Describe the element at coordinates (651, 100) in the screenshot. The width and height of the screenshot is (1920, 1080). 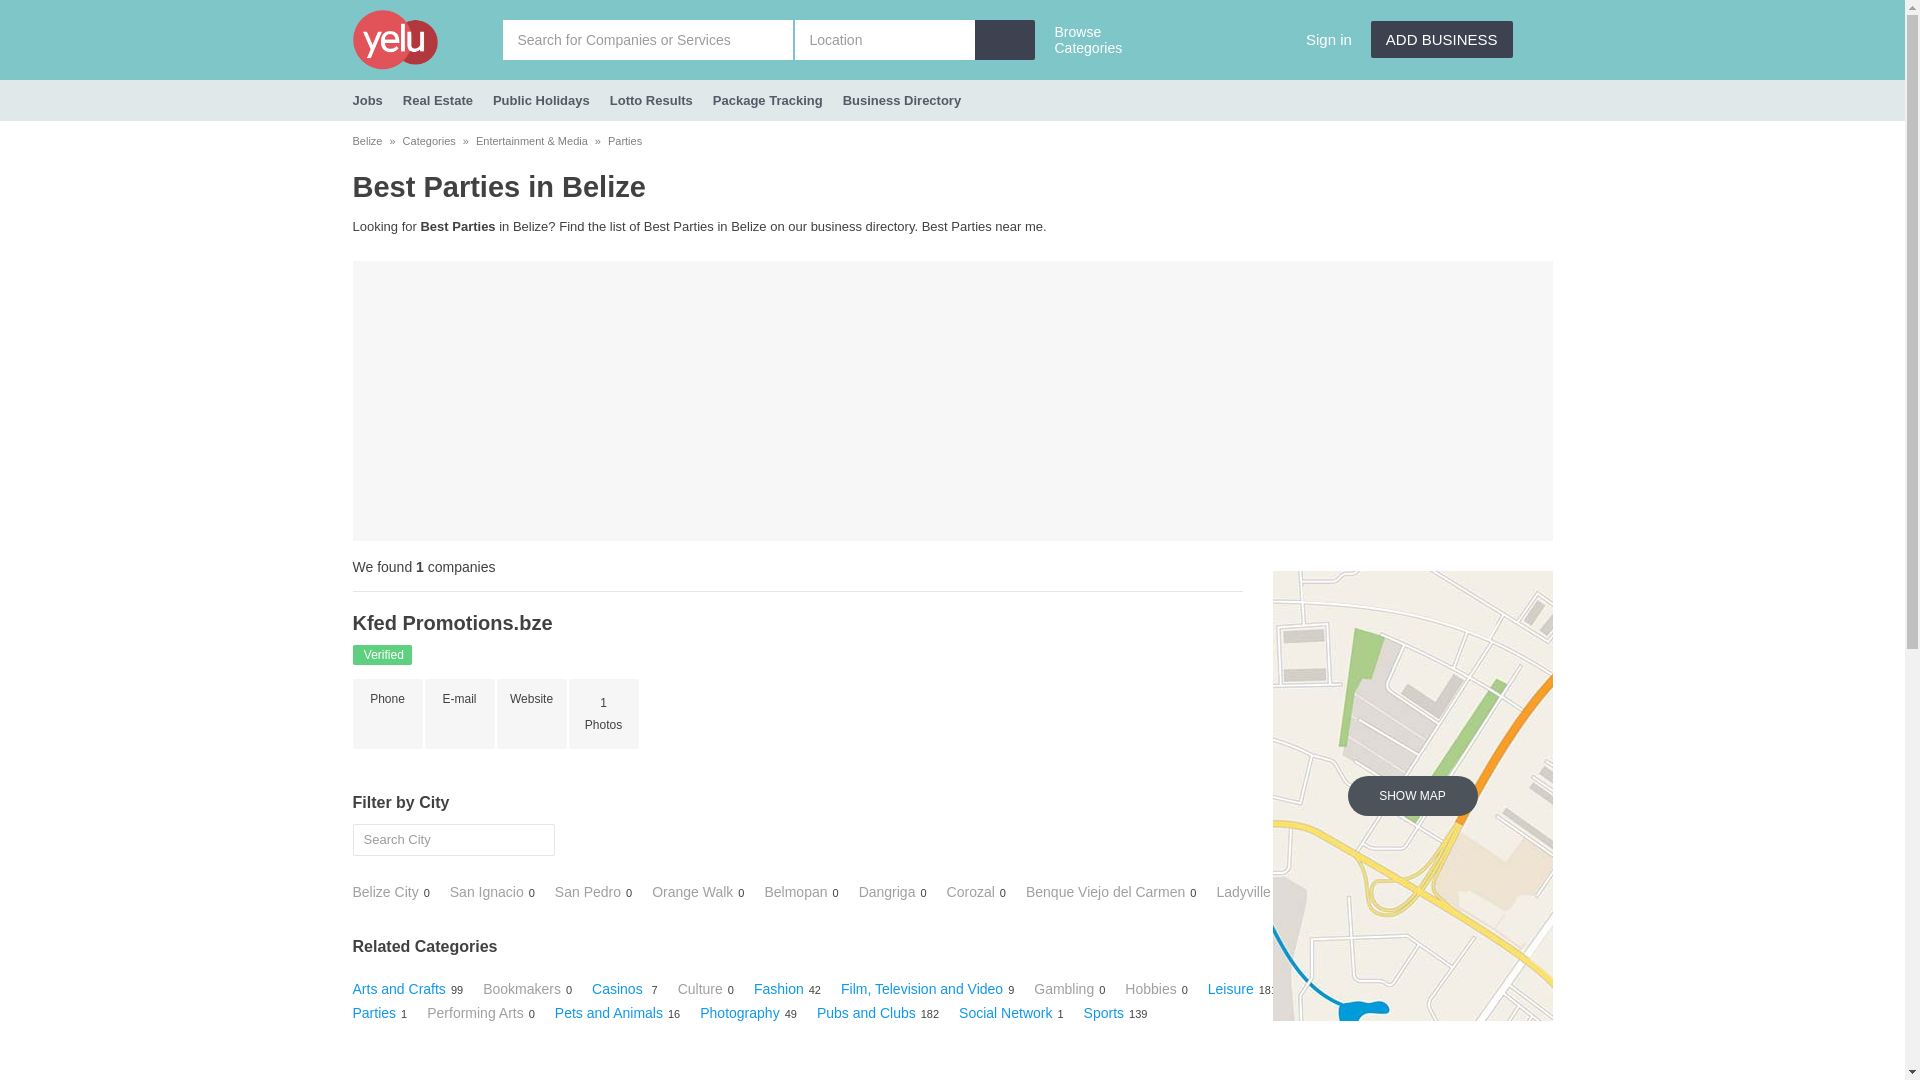
I see `'Lotto Results'` at that location.